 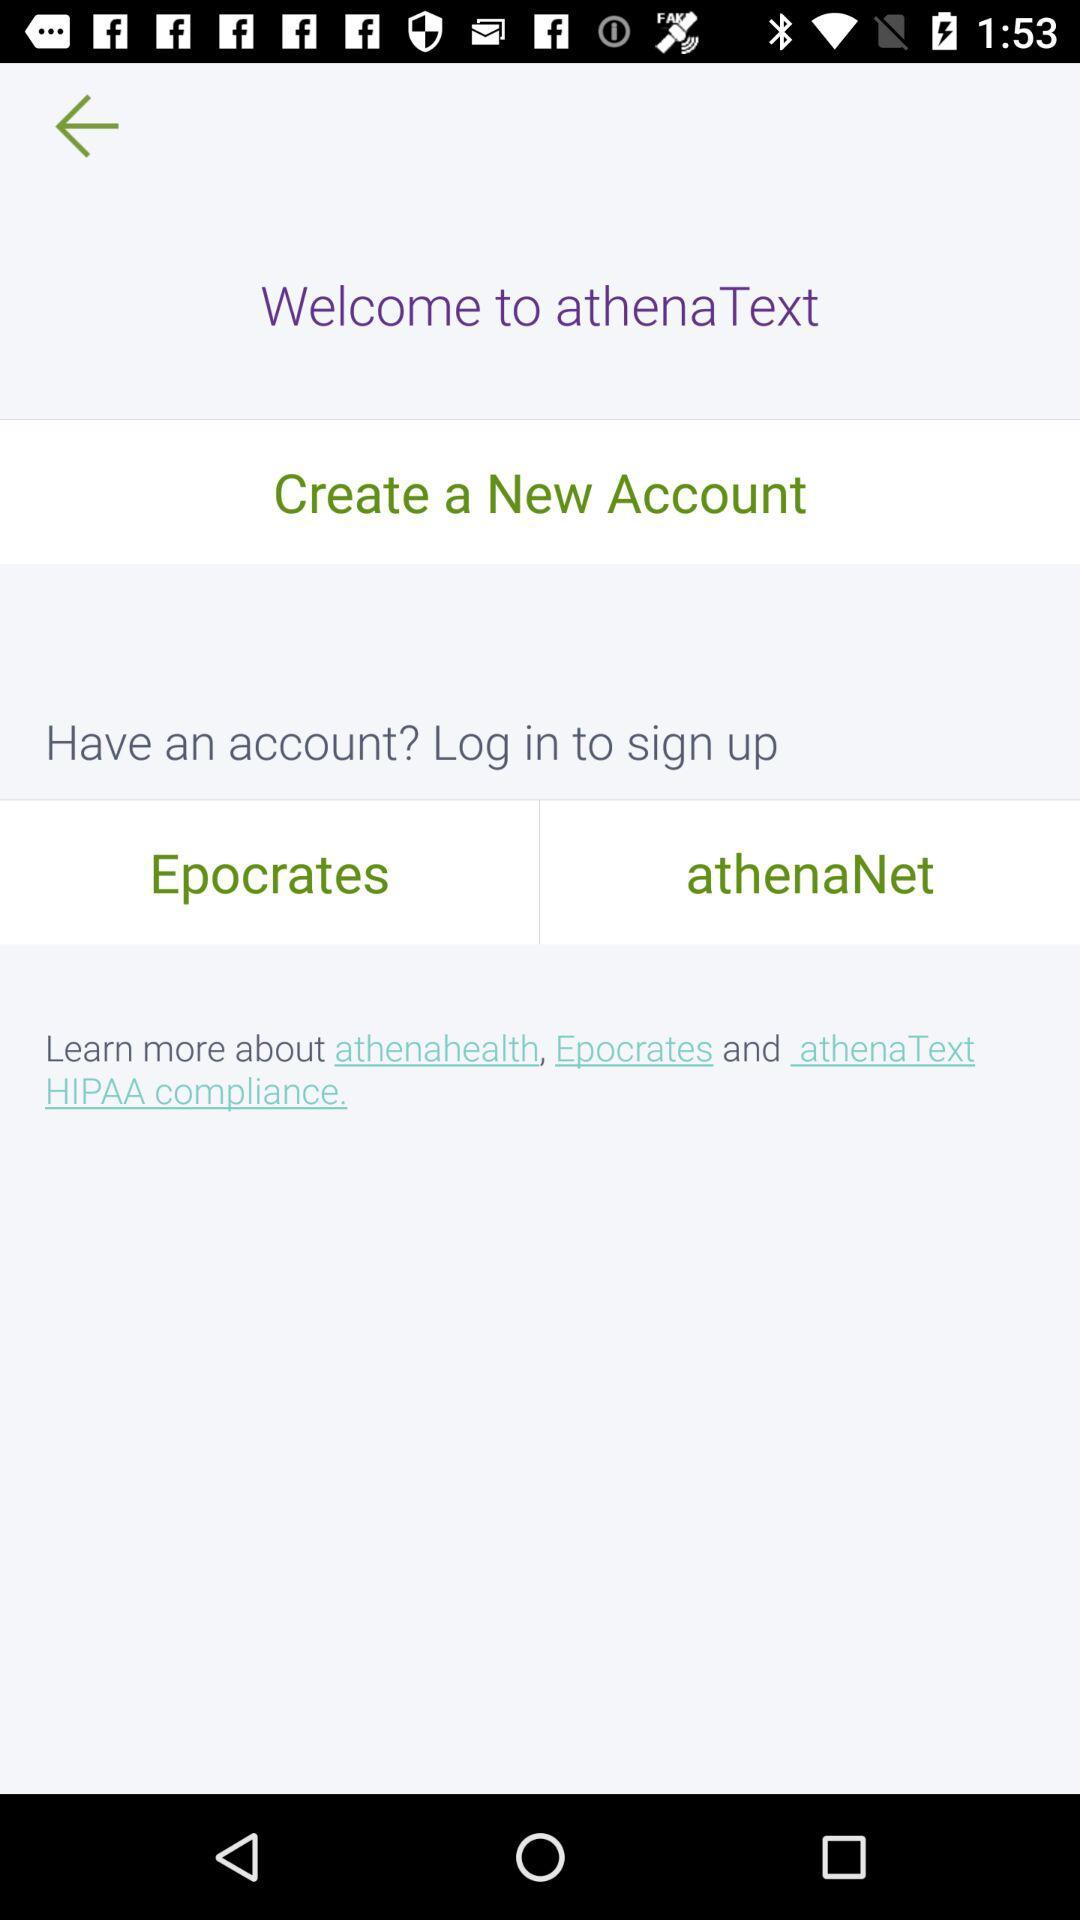 I want to click on the create a new item, so click(x=540, y=491).